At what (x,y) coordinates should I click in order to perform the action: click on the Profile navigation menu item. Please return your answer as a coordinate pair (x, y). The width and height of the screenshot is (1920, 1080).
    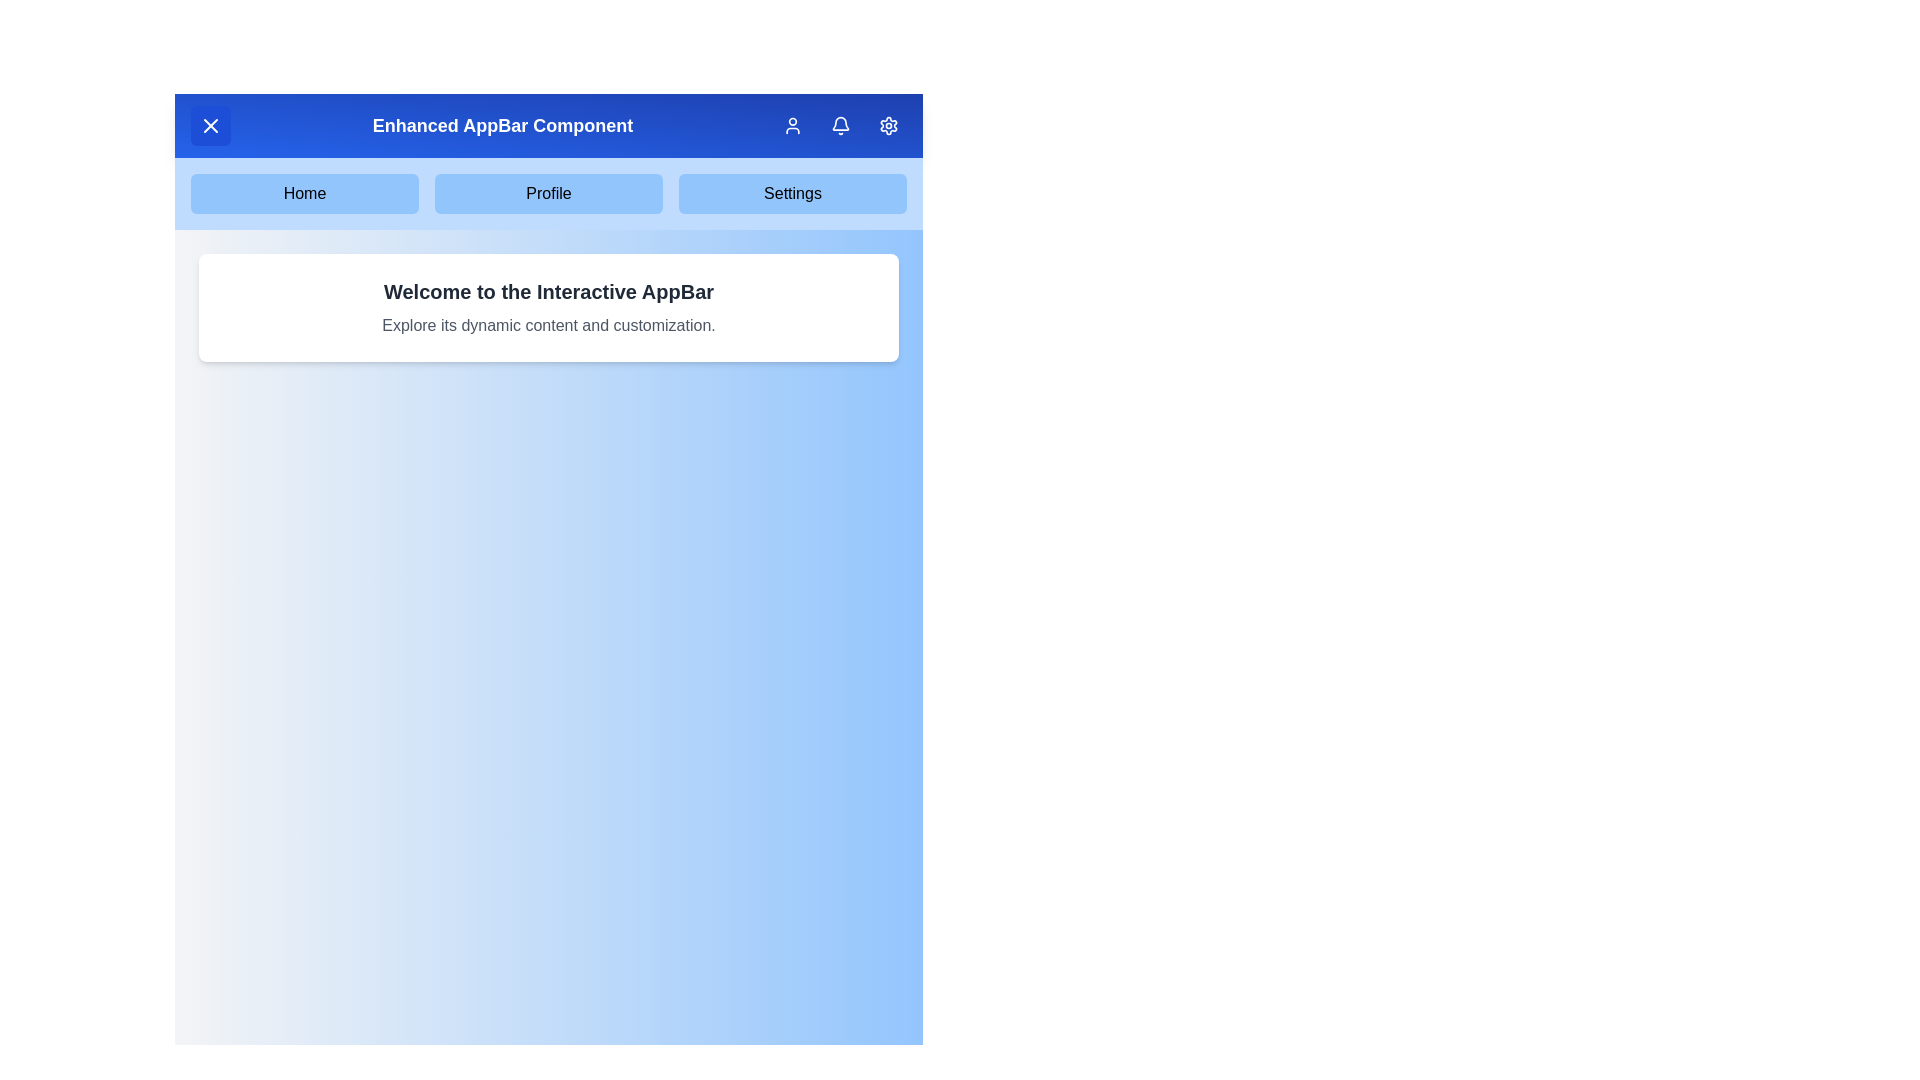
    Looking at the image, I should click on (548, 193).